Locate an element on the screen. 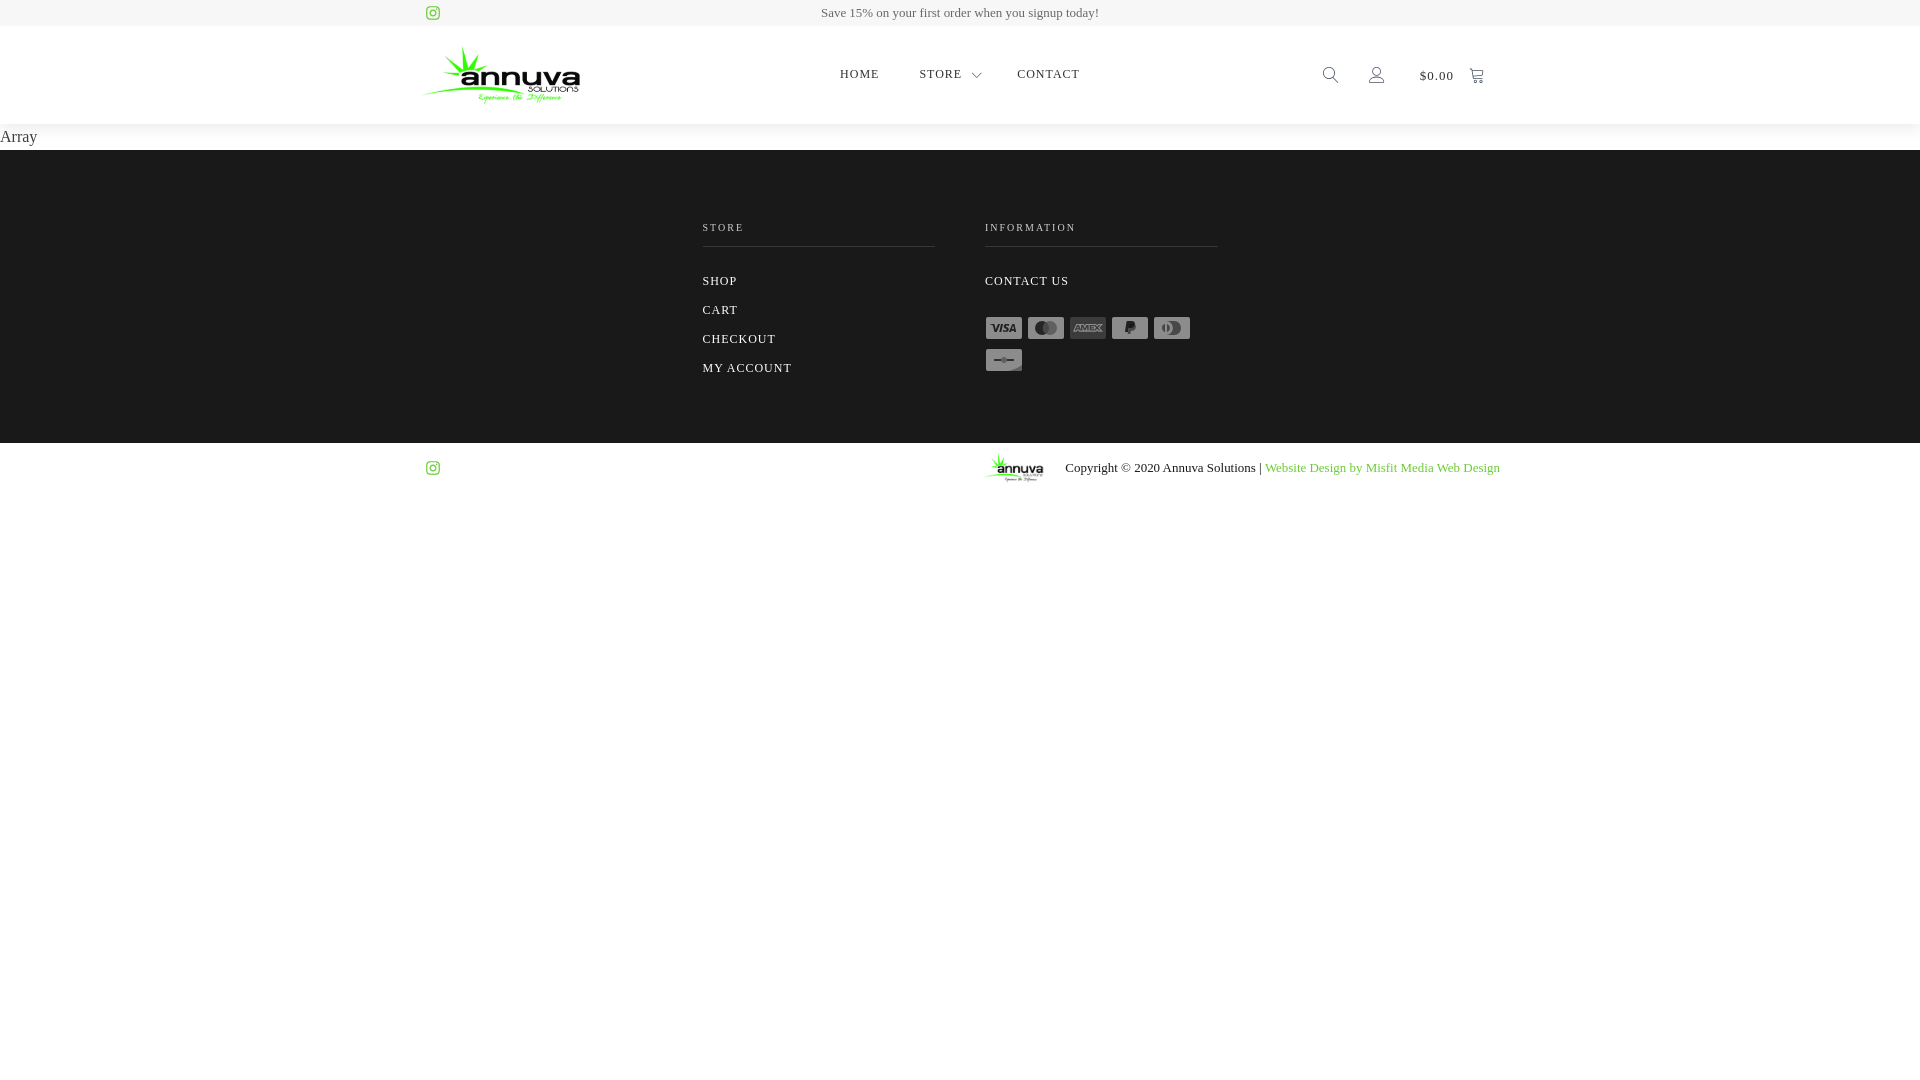  'CHECKOUT' is located at coordinates (818, 338).